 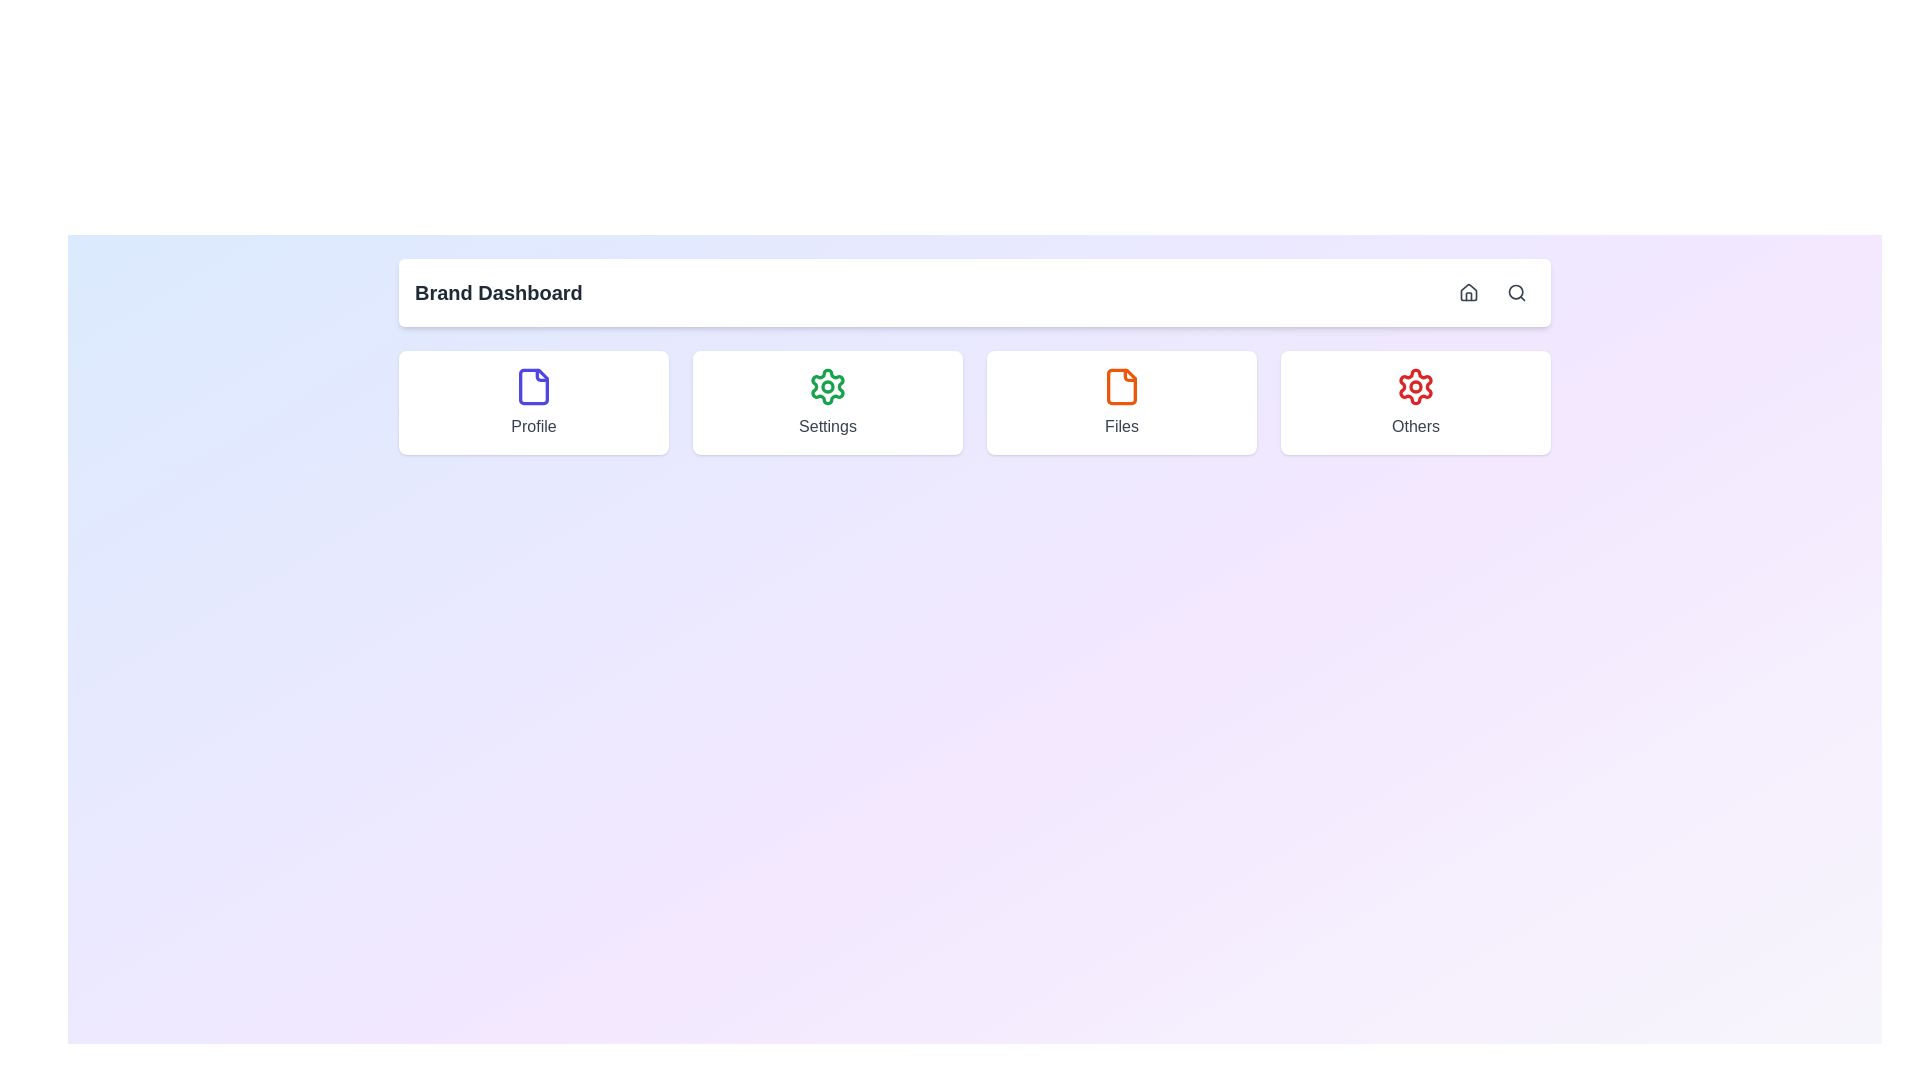 I want to click on the vibrant red cogwheel icon in the second row, third position, so click(x=1415, y=386).